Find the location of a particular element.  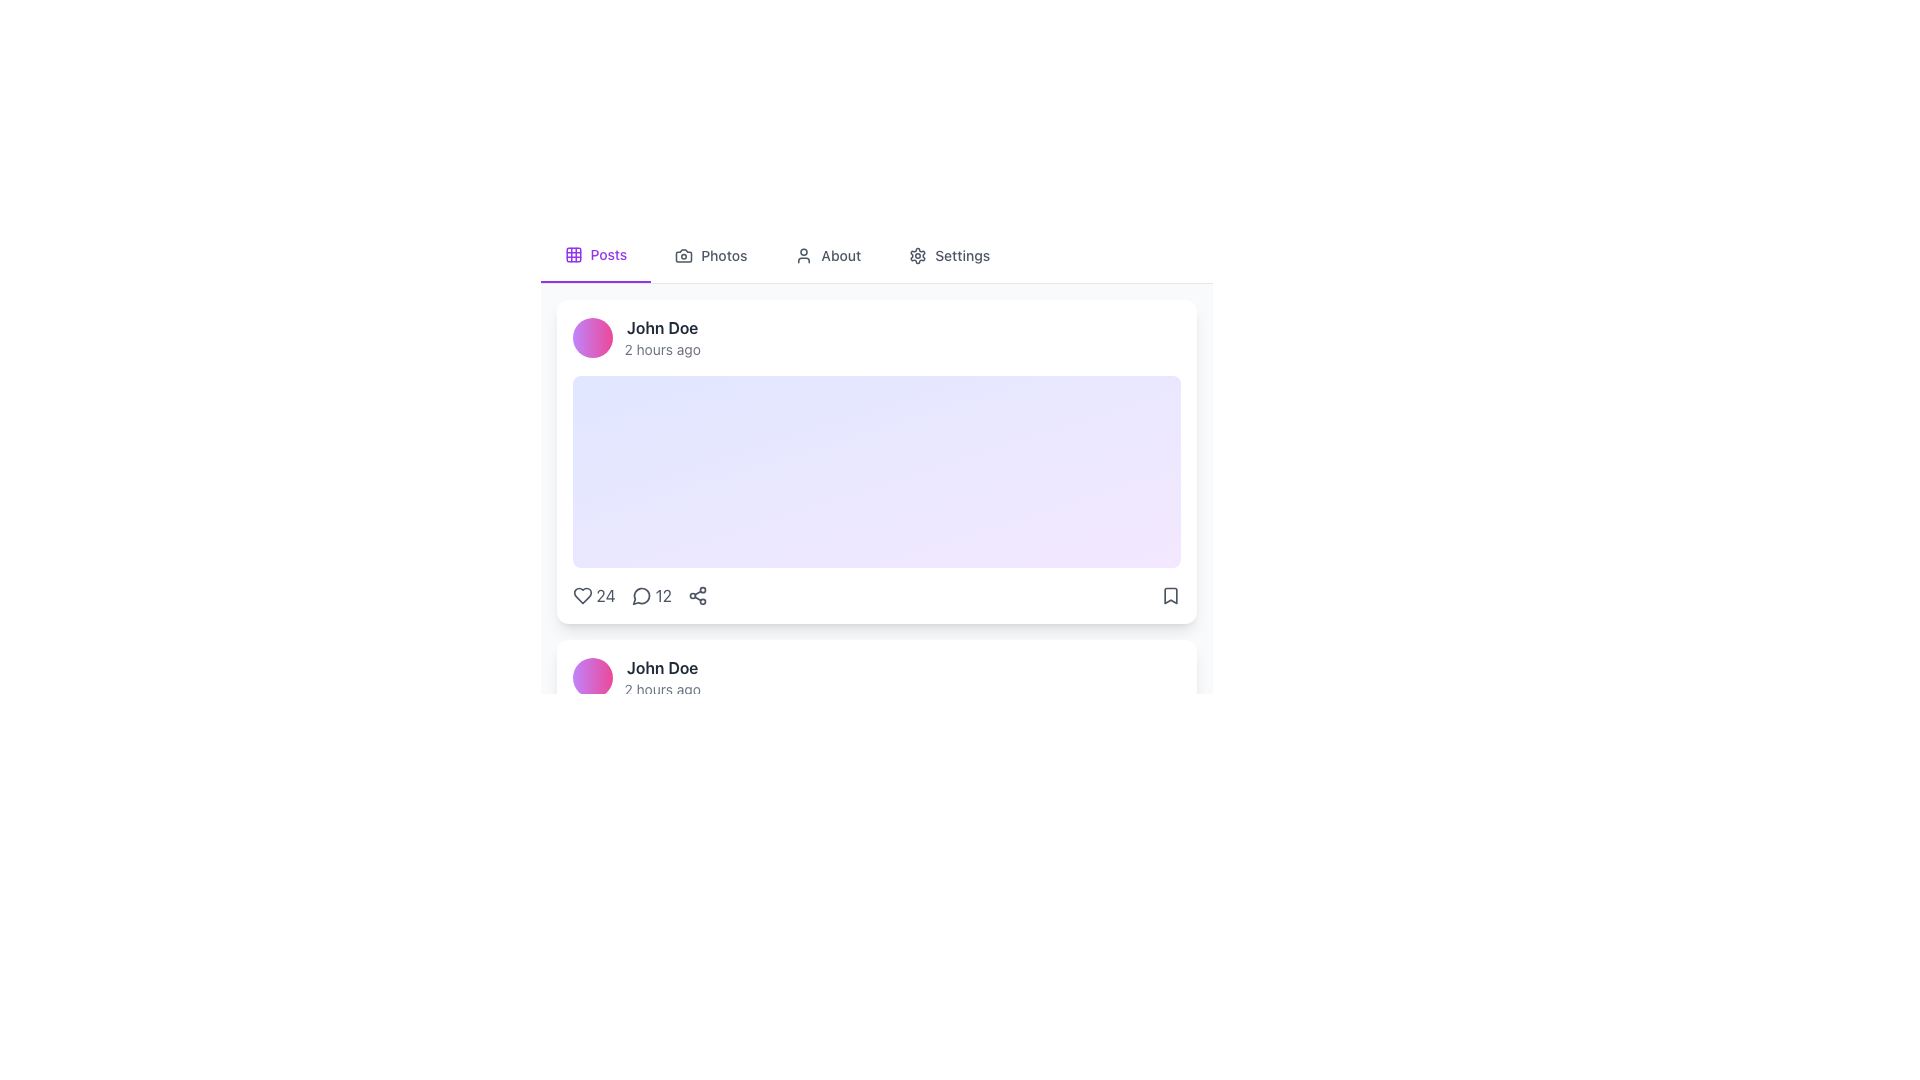

the 'Share' icon button located at the end of the row of interactive components below the post's content area is located at coordinates (697, 595).